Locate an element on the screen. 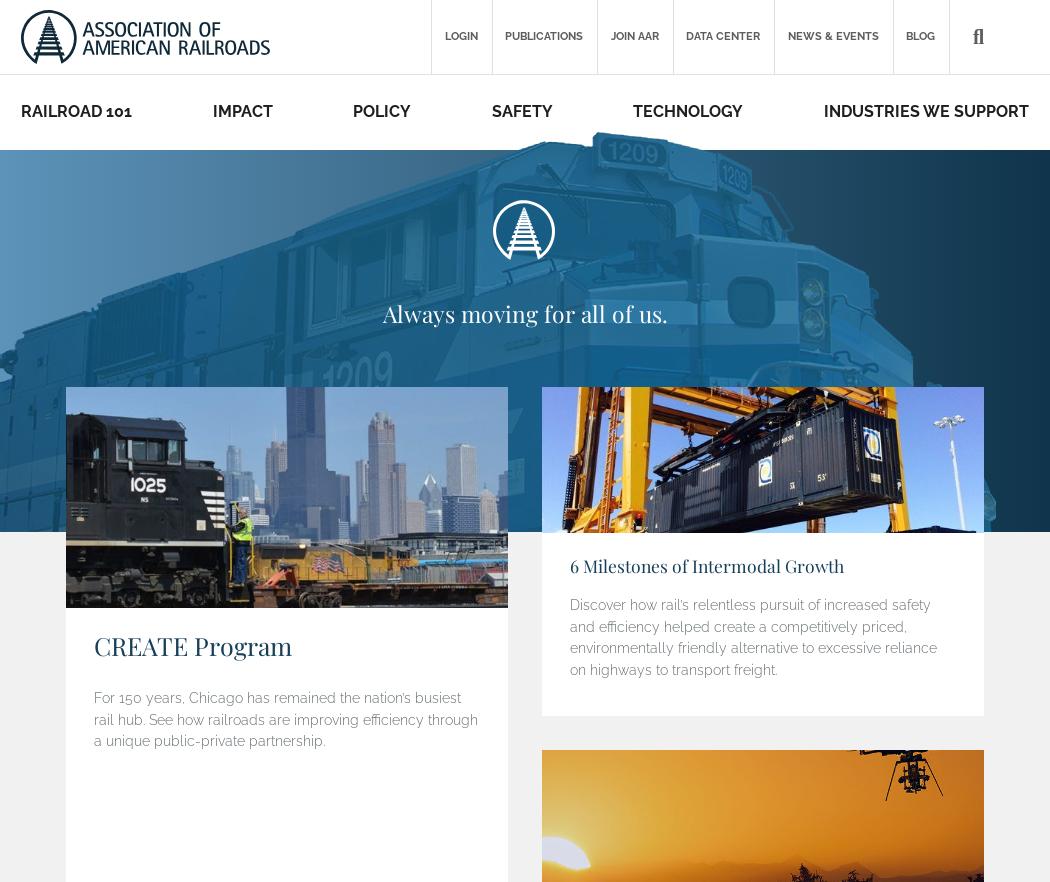 The width and height of the screenshot is (1050, 882). 'Industries We Support' is located at coordinates (925, 110).